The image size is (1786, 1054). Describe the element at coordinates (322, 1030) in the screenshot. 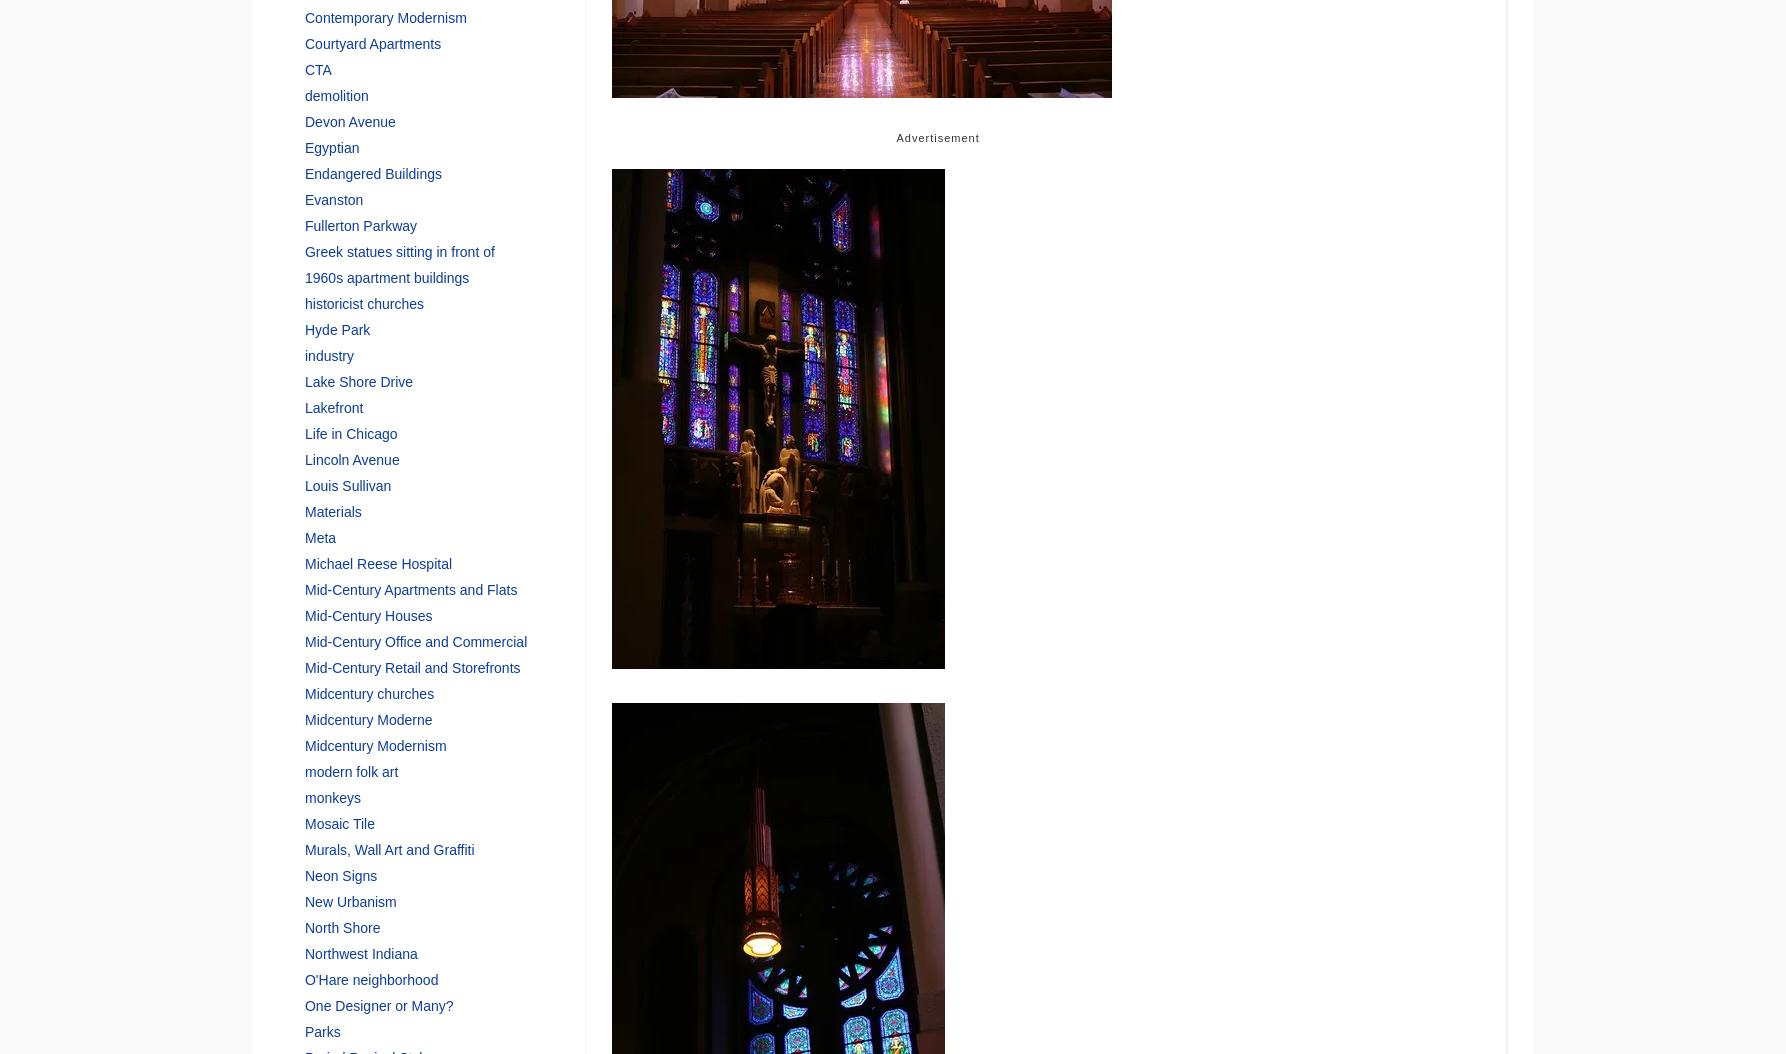

I see `'Parks'` at that location.